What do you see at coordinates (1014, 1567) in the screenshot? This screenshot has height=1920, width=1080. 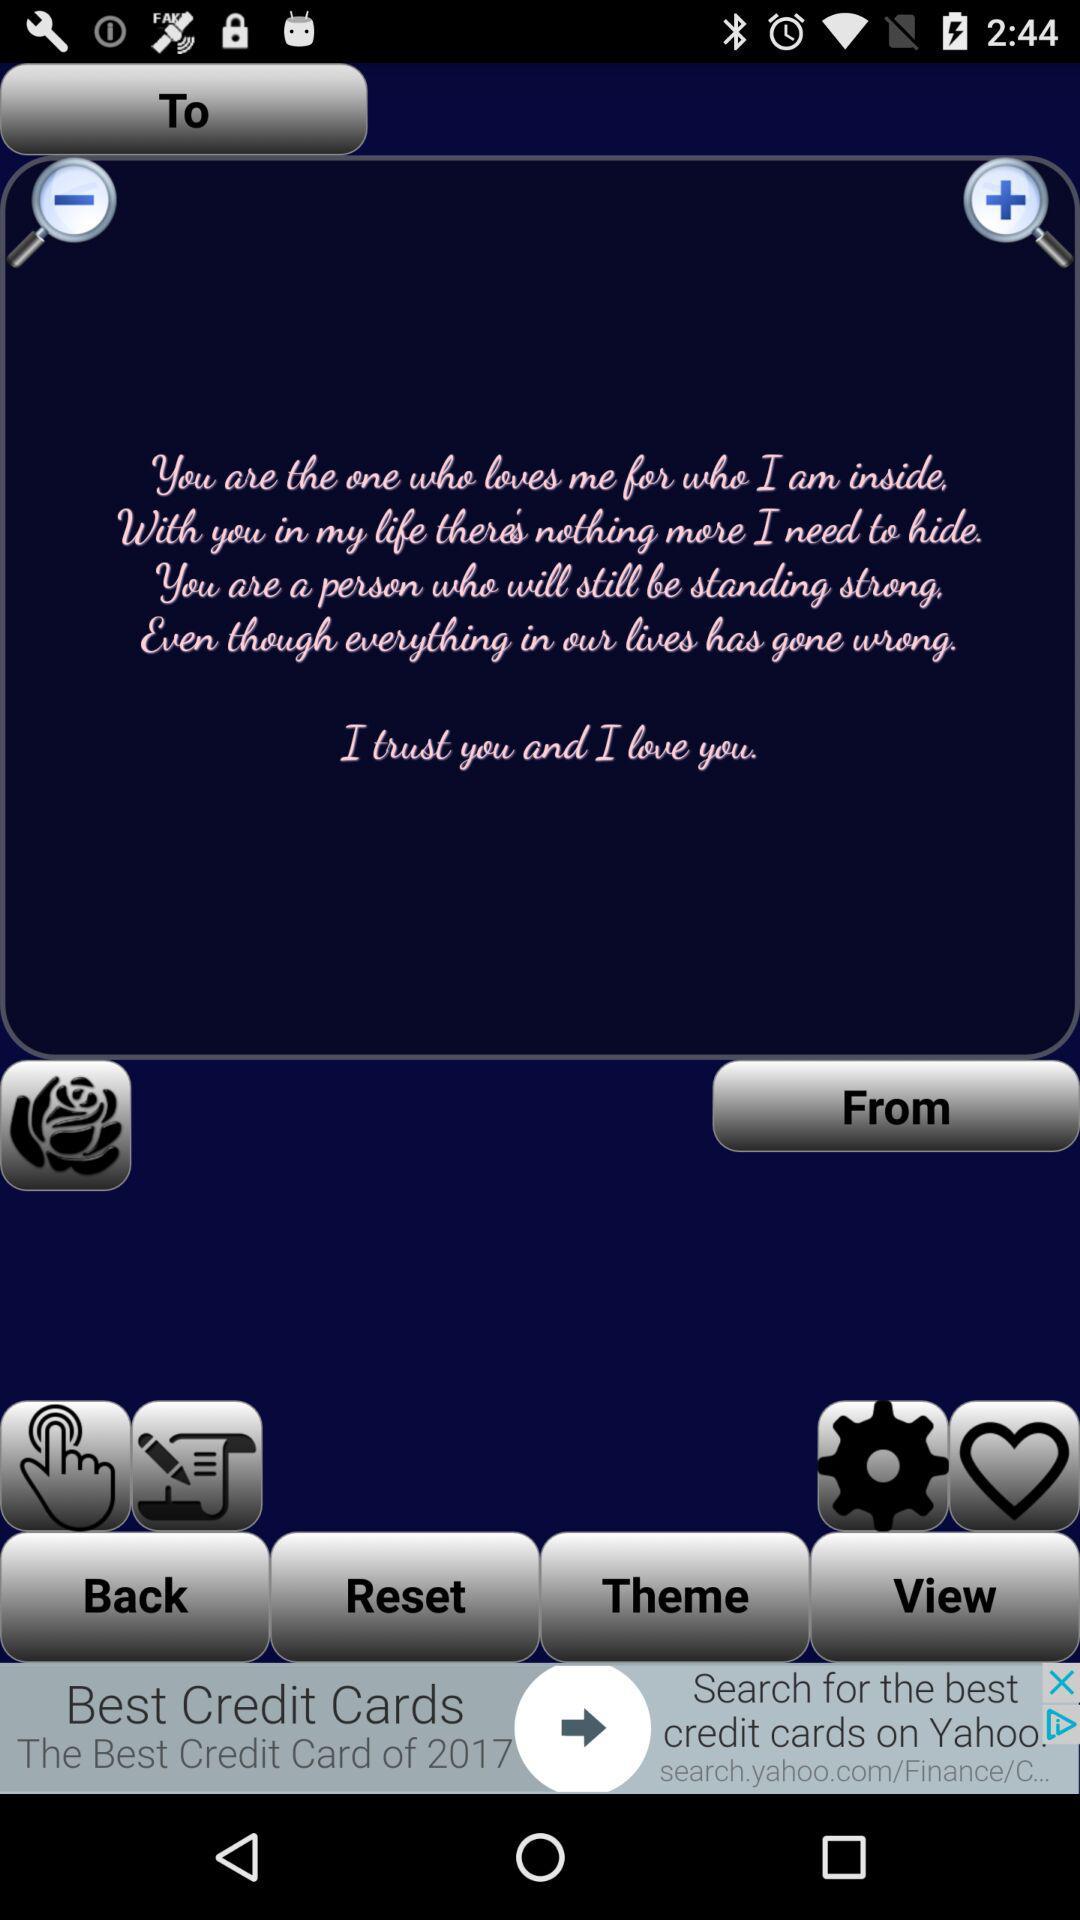 I see `the favorite icon` at bounding box center [1014, 1567].